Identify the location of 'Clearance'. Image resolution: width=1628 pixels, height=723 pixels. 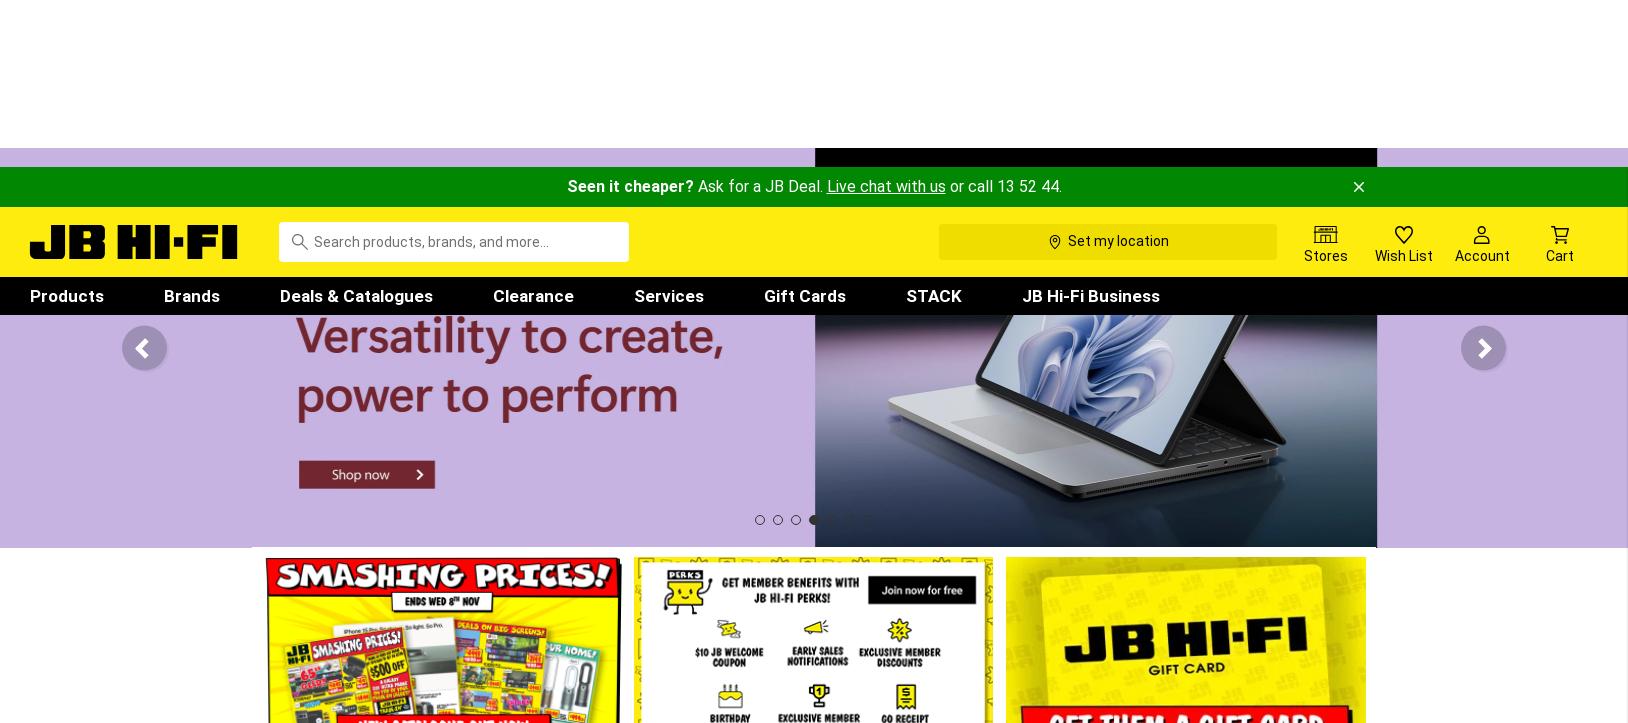
(532, 126).